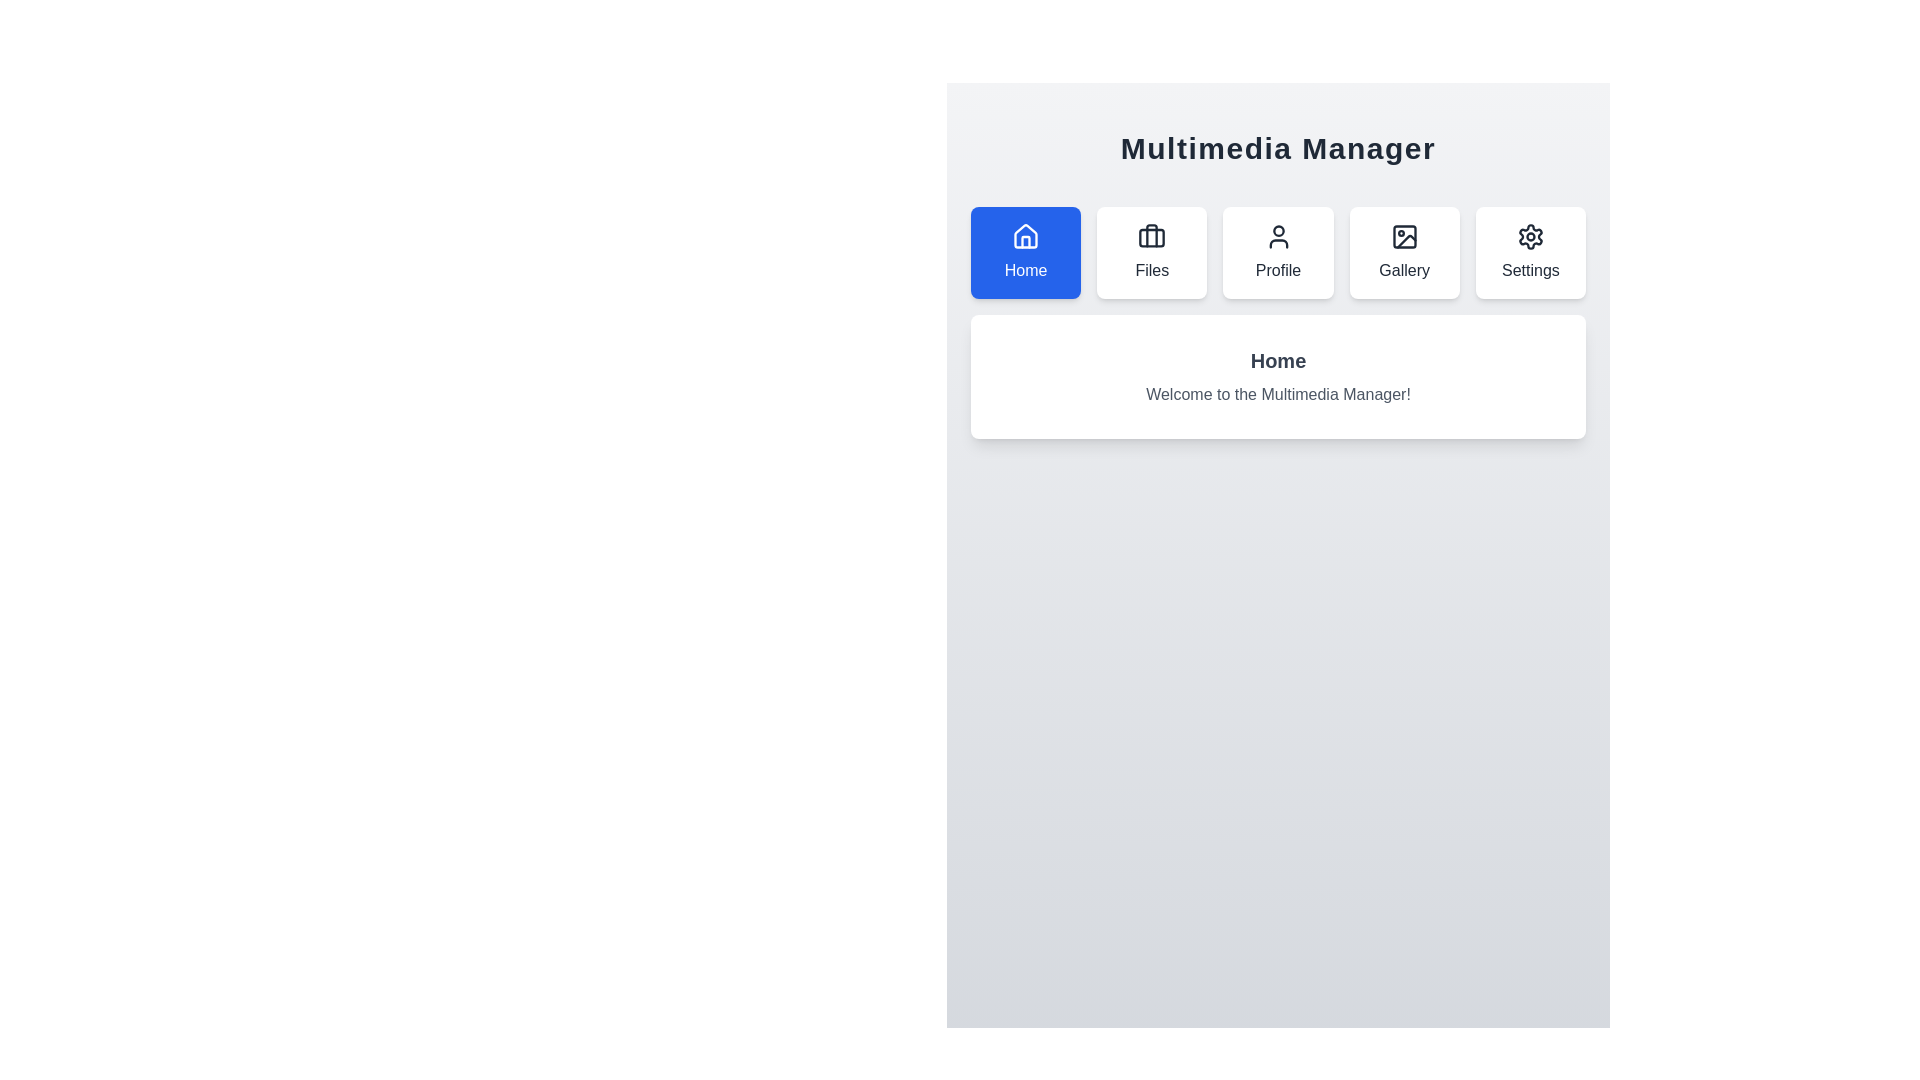 Image resolution: width=1920 pixels, height=1080 pixels. Describe the element at coordinates (1152, 235) in the screenshot. I see `the 'Files' icon, which is the first graphical component of the second button in the navigation row, located below the header` at that location.